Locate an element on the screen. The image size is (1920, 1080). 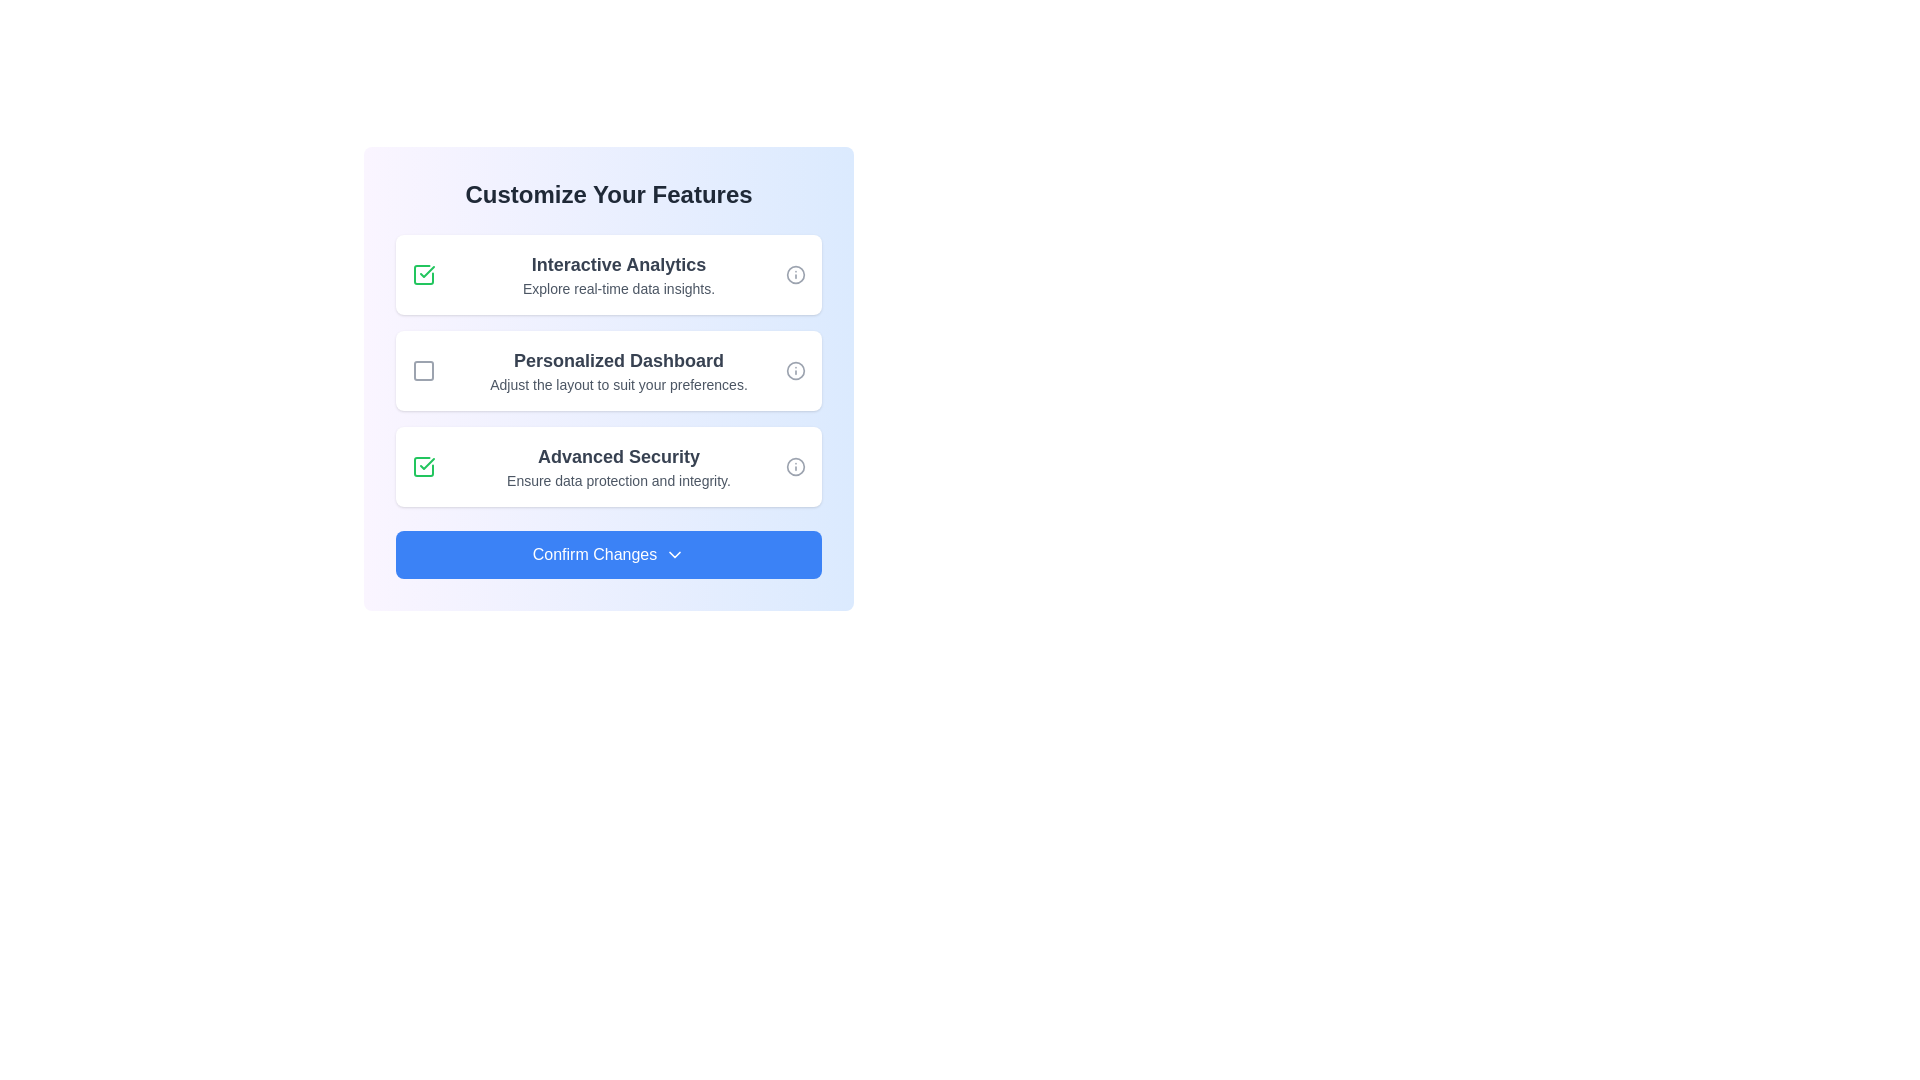
the informational button icon located to the right of the 'Interactive Analytics' option is located at coordinates (795, 274).